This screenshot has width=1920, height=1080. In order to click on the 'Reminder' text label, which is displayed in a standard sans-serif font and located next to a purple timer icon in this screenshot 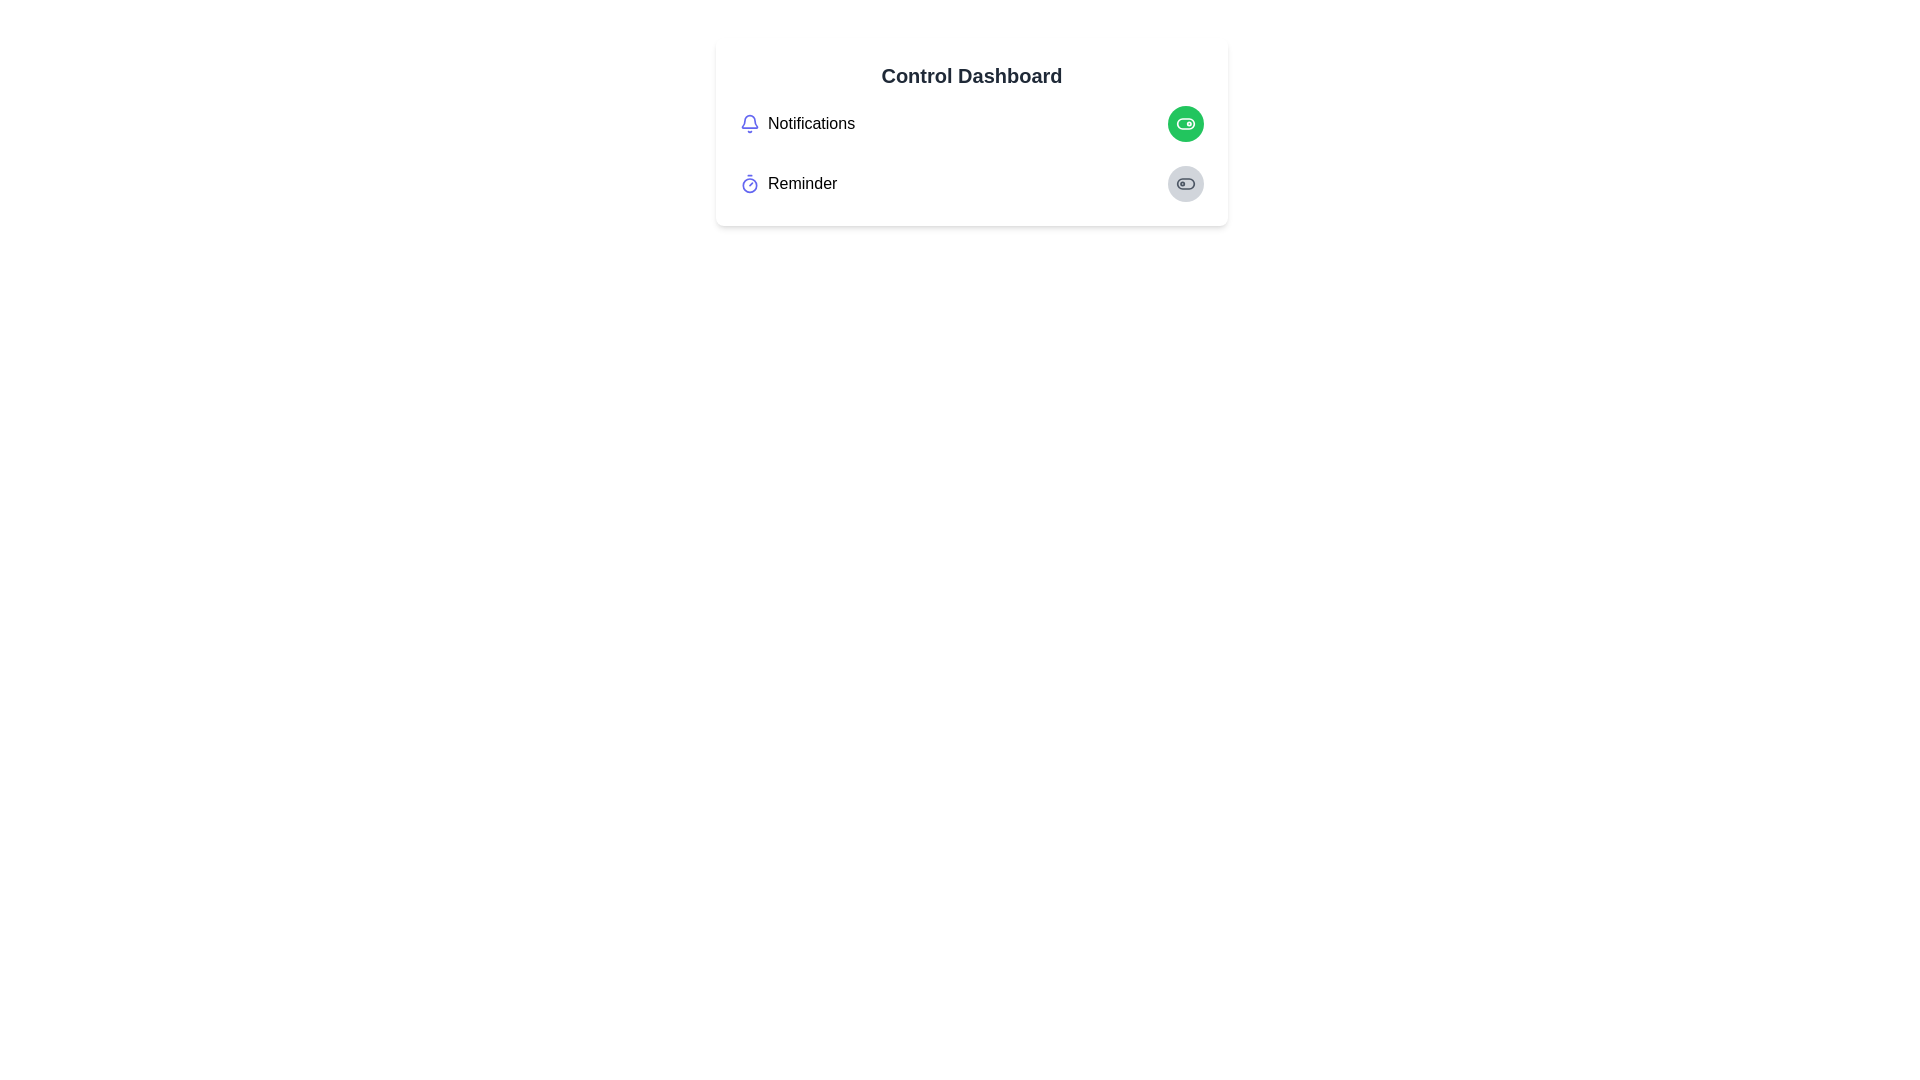, I will do `click(802, 184)`.